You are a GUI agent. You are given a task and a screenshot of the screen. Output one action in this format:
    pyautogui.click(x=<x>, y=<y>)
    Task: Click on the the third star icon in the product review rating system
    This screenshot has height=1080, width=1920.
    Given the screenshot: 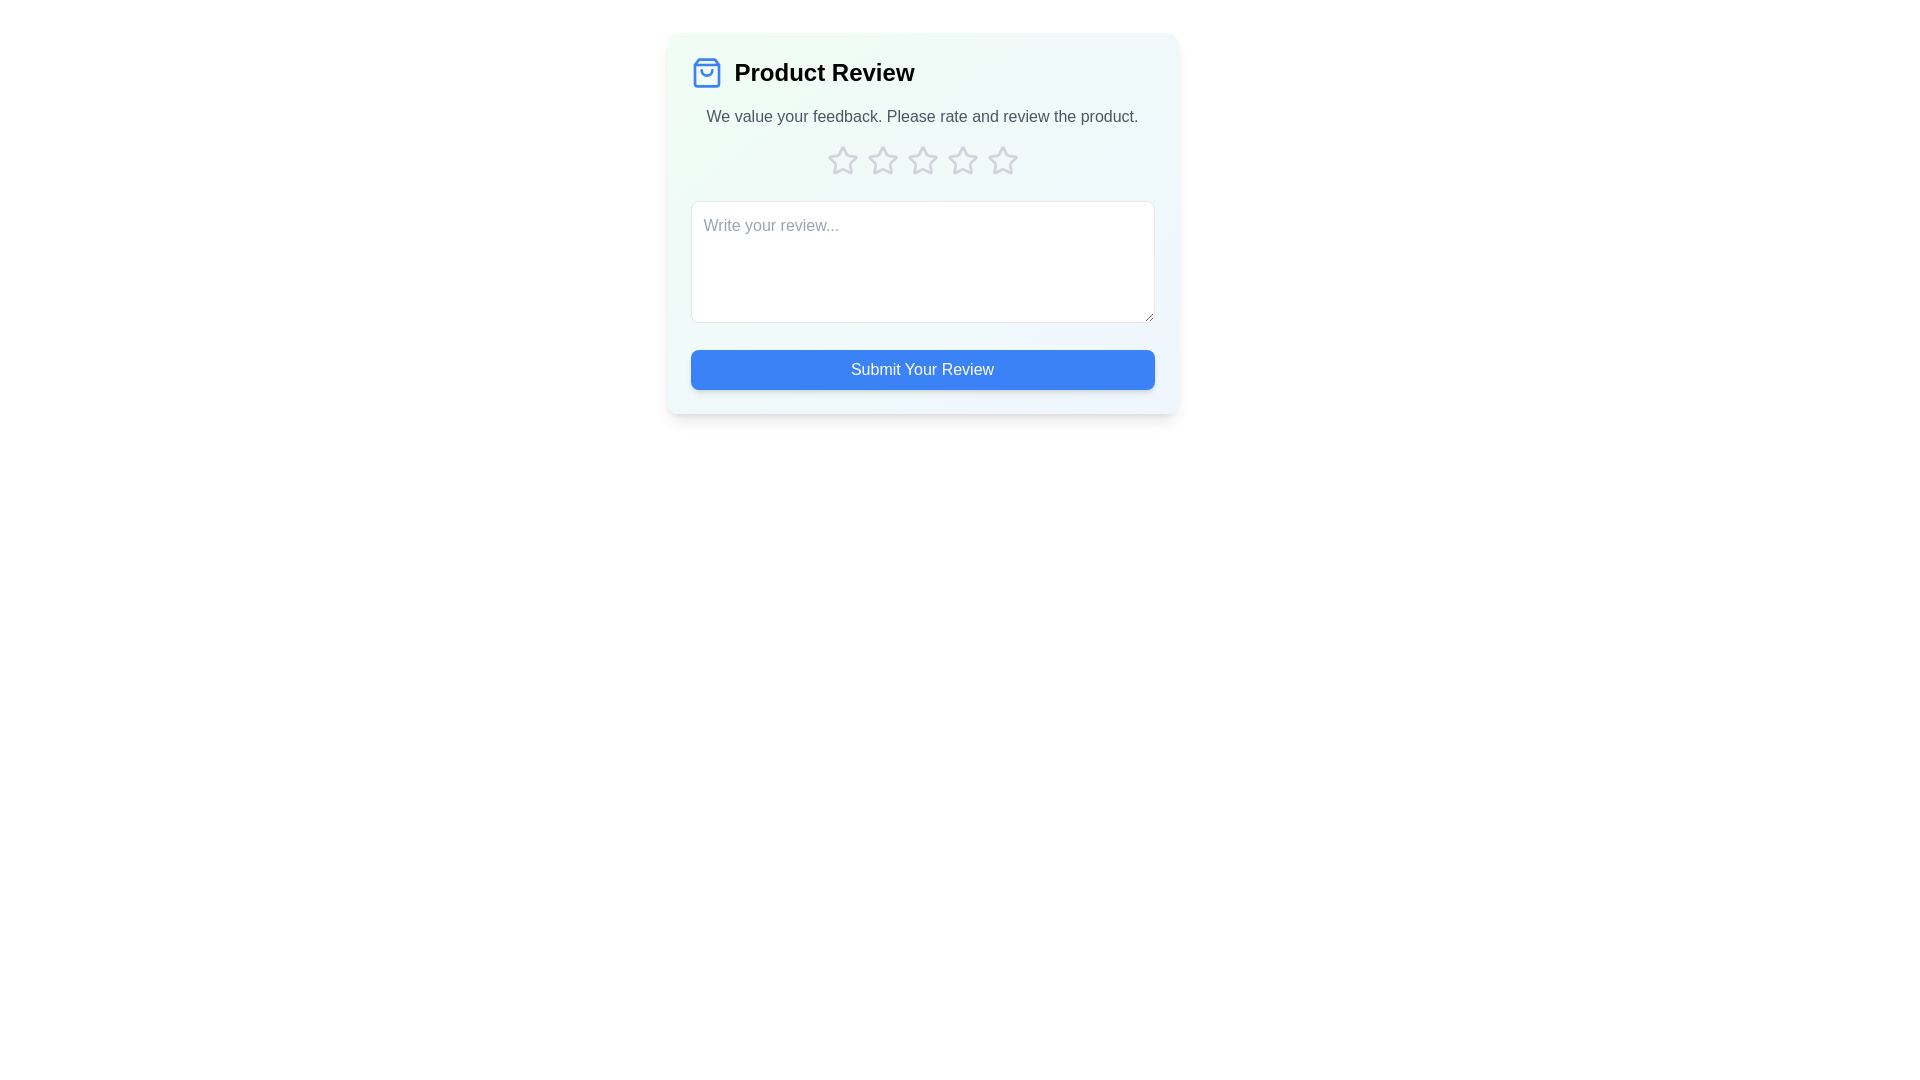 What is the action you would take?
    pyautogui.click(x=920, y=158)
    